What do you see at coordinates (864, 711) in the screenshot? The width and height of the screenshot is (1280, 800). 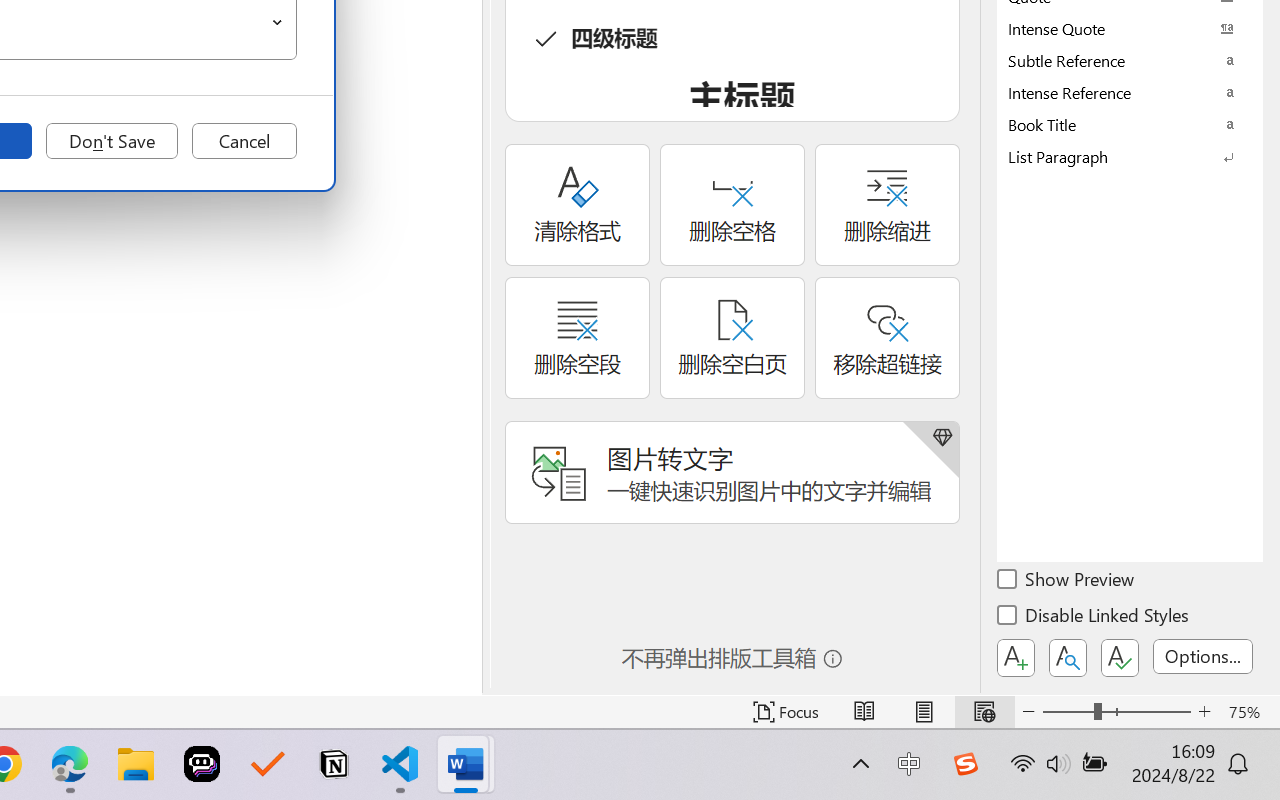 I see `'Read Mode'` at bounding box center [864, 711].